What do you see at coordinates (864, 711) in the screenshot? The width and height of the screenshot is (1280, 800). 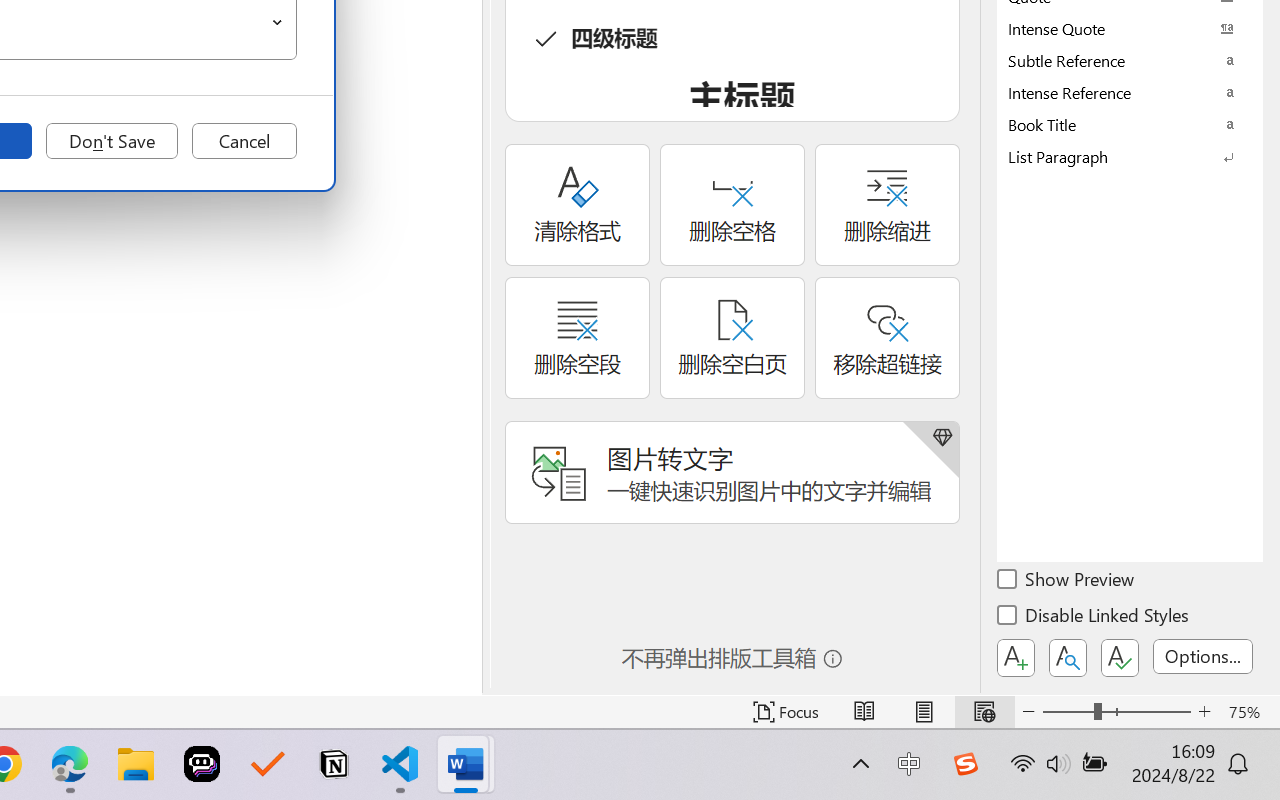 I see `'Read Mode'` at bounding box center [864, 711].